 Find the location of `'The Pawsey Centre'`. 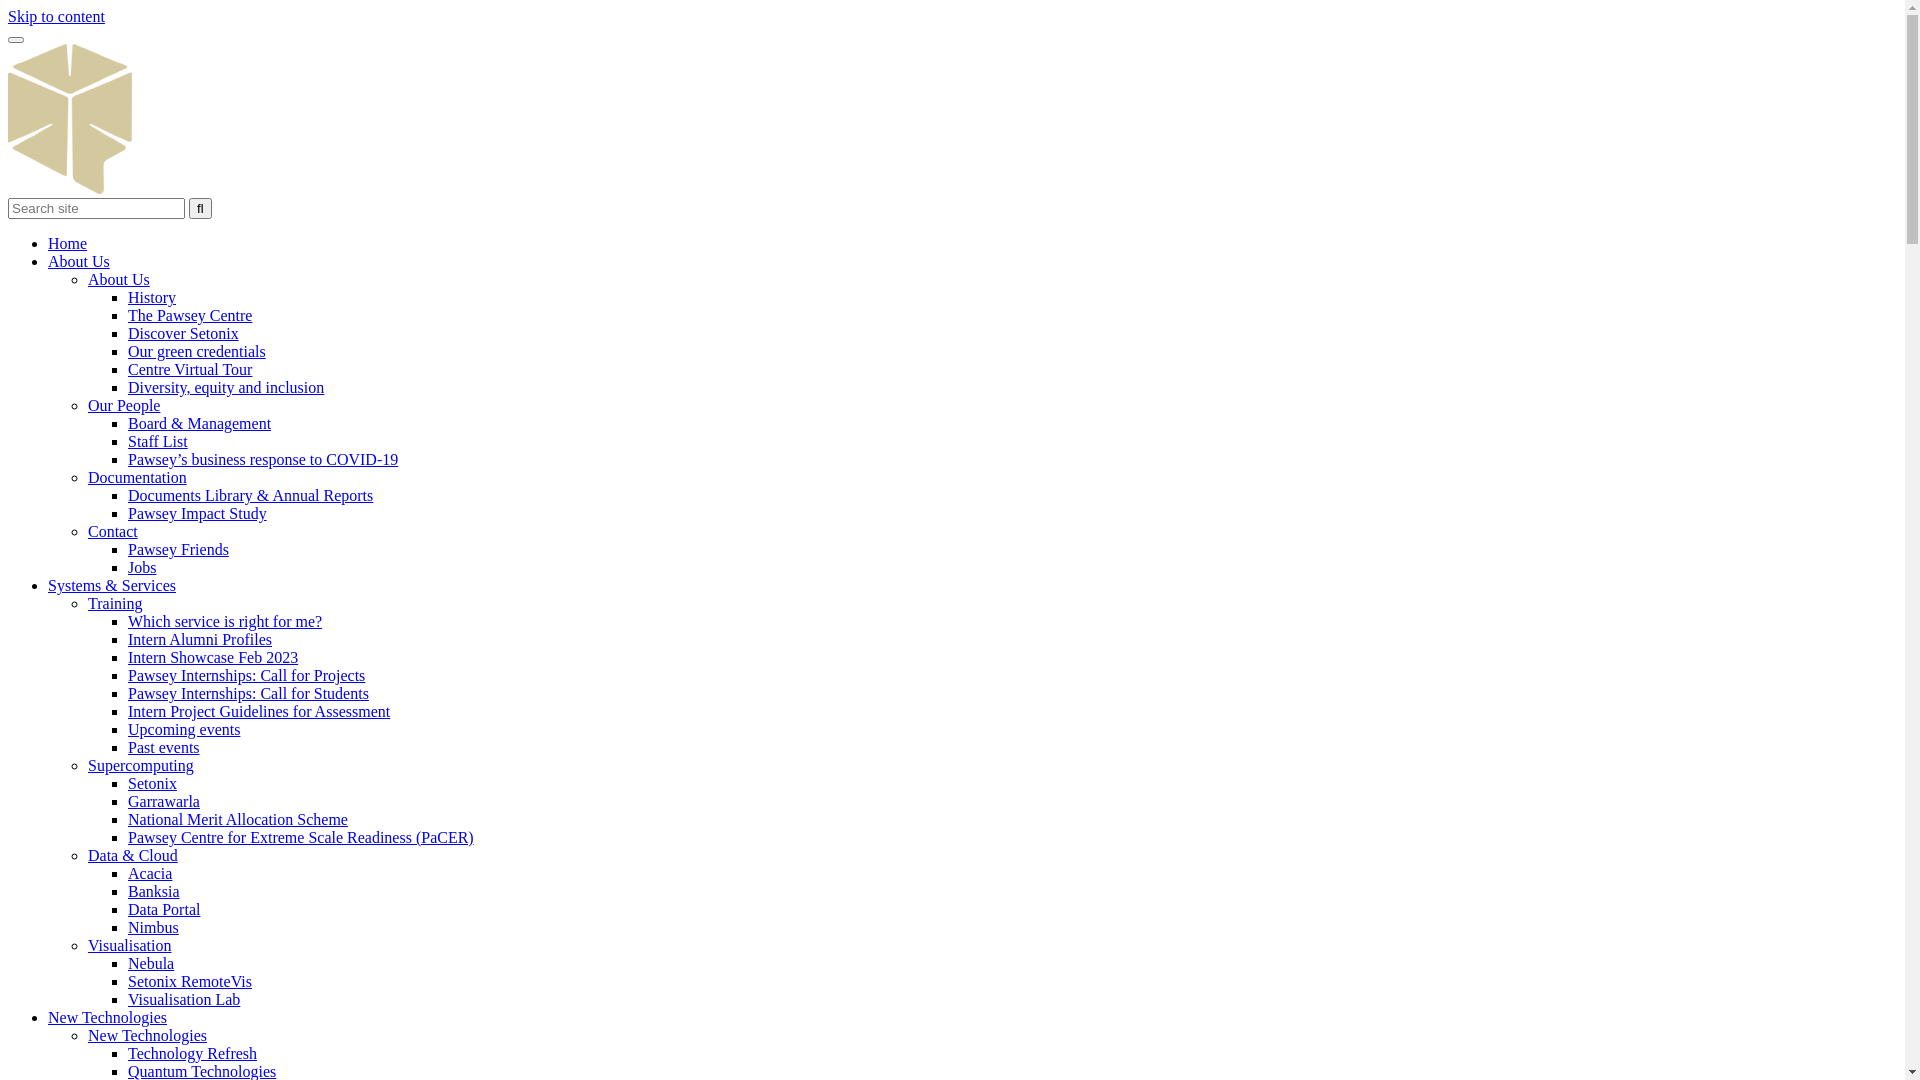

'The Pawsey Centre' is located at coordinates (190, 315).